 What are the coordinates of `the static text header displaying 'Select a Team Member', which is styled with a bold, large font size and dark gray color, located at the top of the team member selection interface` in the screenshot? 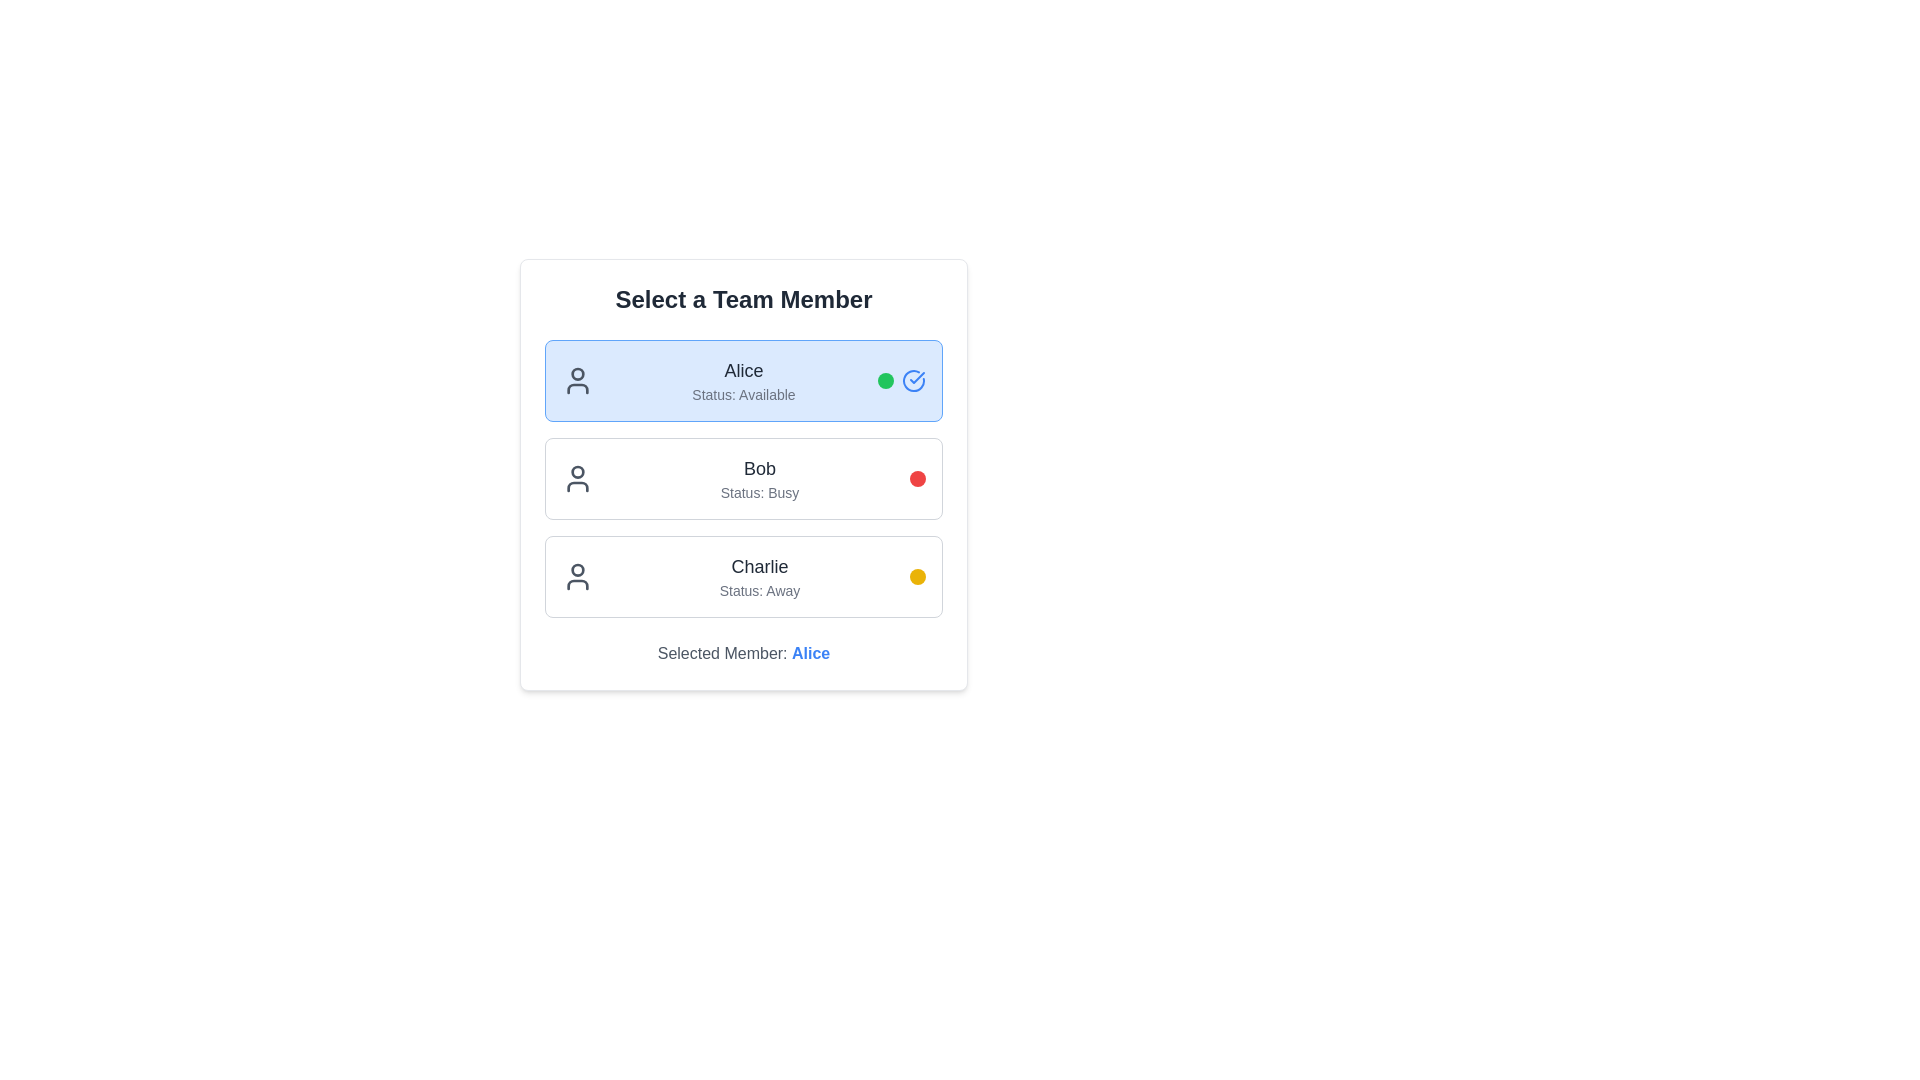 It's located at (743, 300).